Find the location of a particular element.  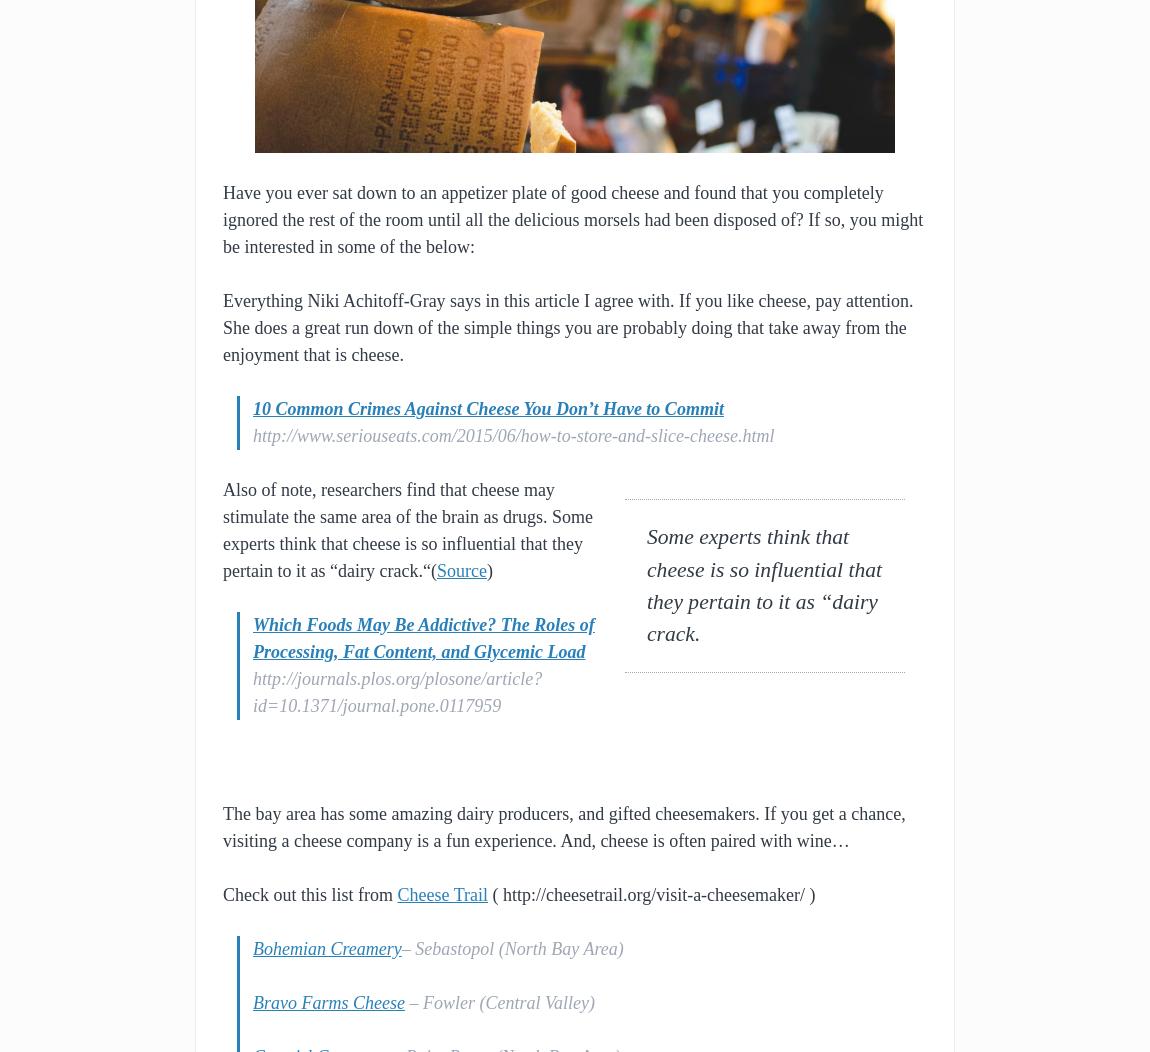

')' is located at coordinates (488, 570).